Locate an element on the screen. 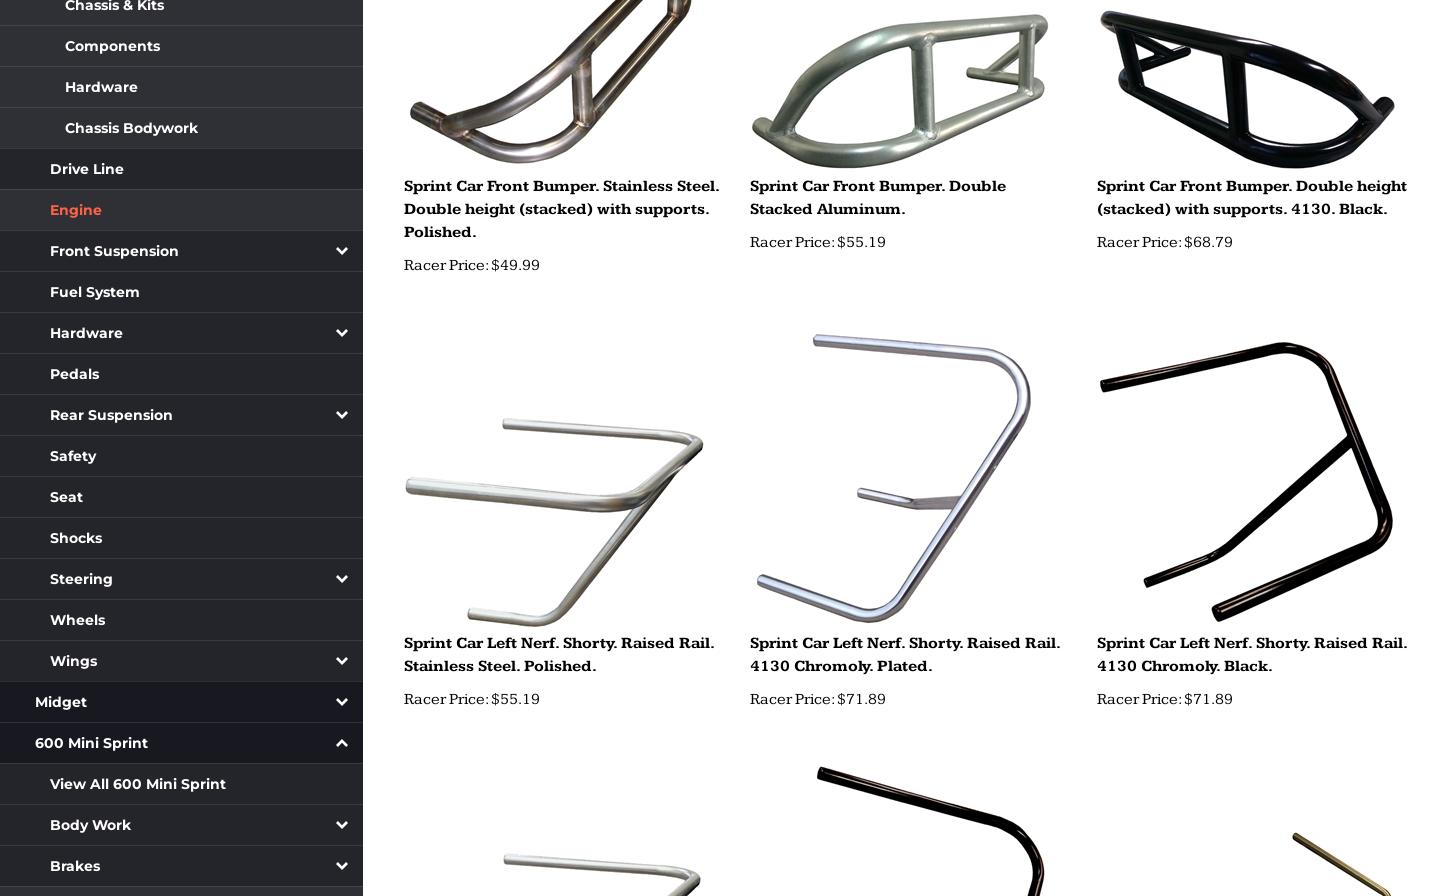 This screenshot has height=896, width=1450. 'Sprint Car Left Nerf. Shorty. Raised Rail.  Stainless Steel.  Polished.' is located at coordinates (557, 654).